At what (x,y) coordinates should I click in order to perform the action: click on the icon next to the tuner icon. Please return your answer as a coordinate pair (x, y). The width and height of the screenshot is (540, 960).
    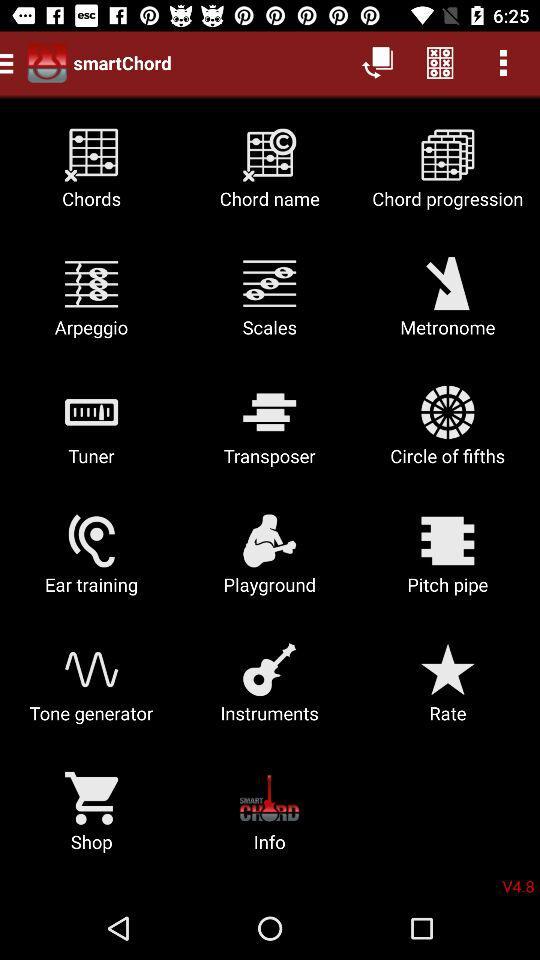
    Looking at the image, I should click on (269, 433).